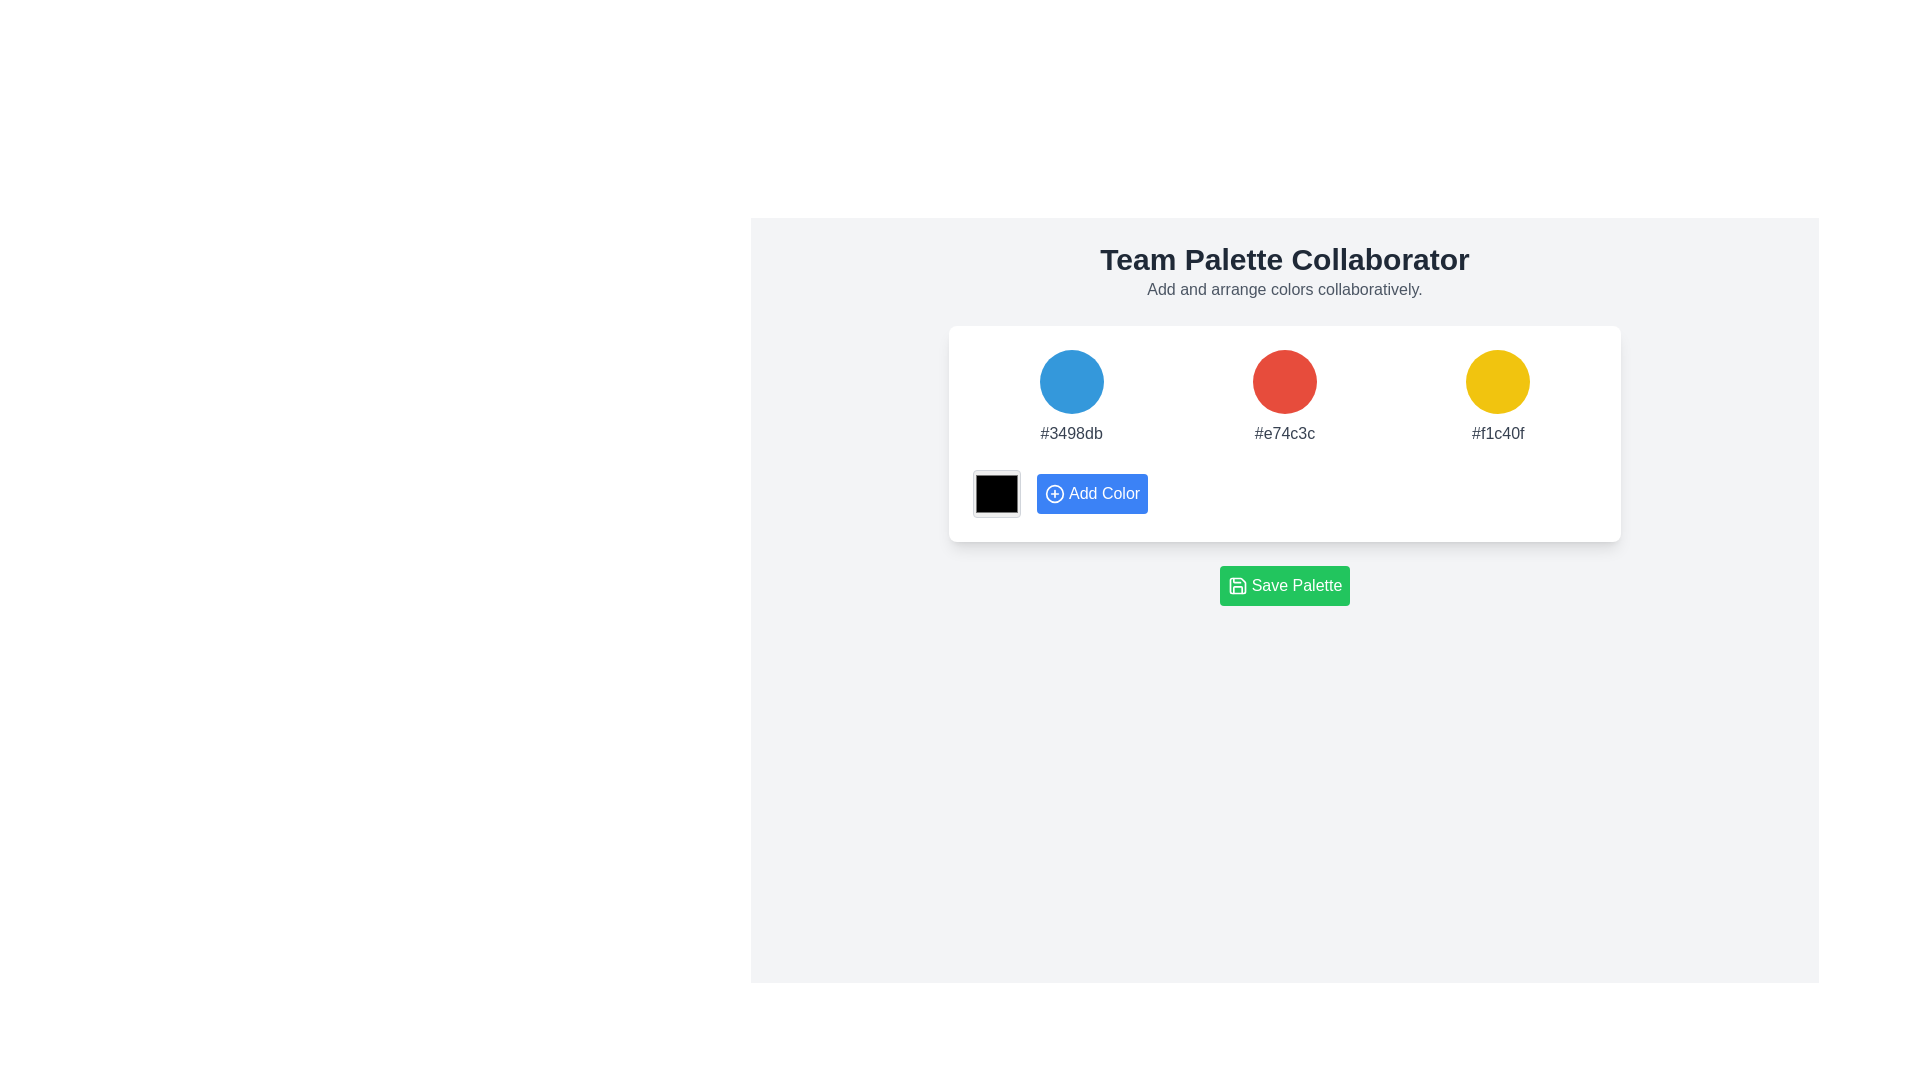 This screenshot has height=1080, width=1920. What do you see at coordinates (997, 493) in the screenshot?
I see `the color picker element located to the left of the 'Add Color' button` at bounding box center [997, 493].